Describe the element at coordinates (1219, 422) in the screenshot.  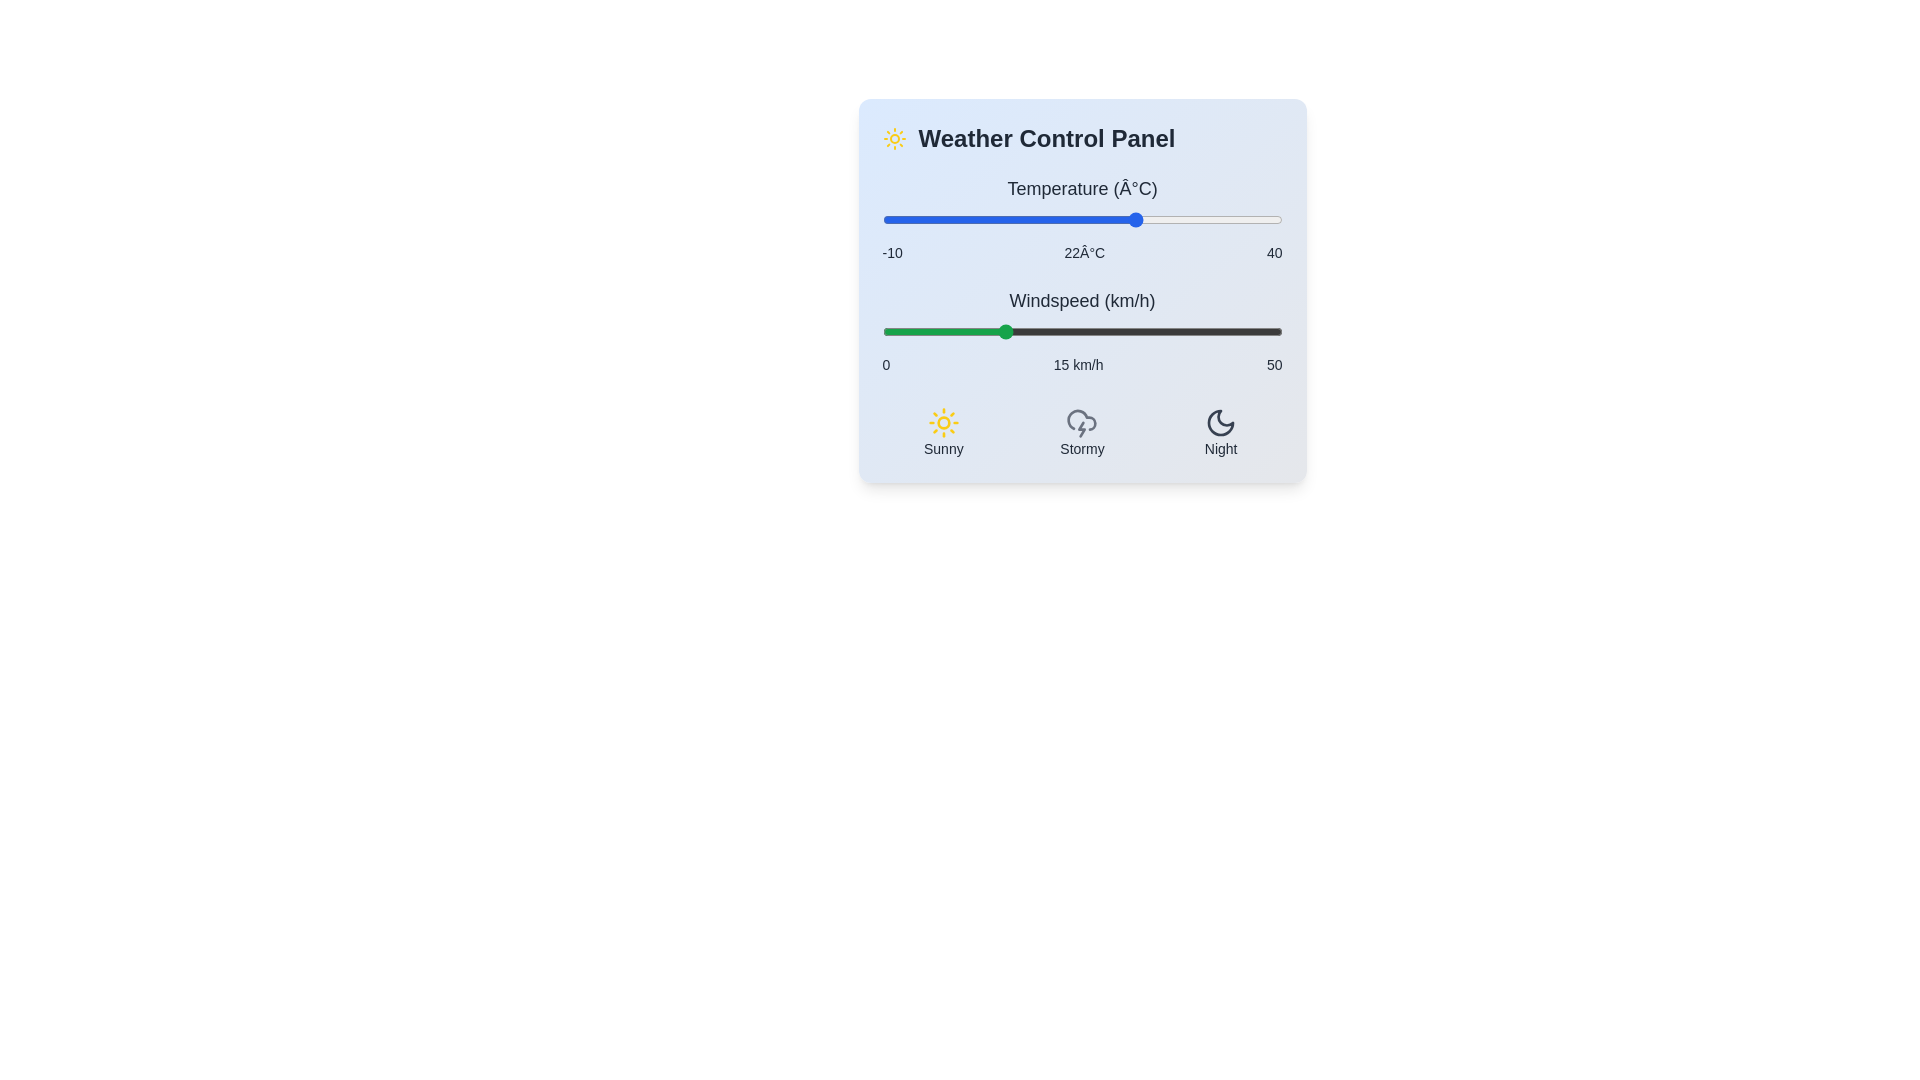
I see `the 'Night' mode icon` at that location.